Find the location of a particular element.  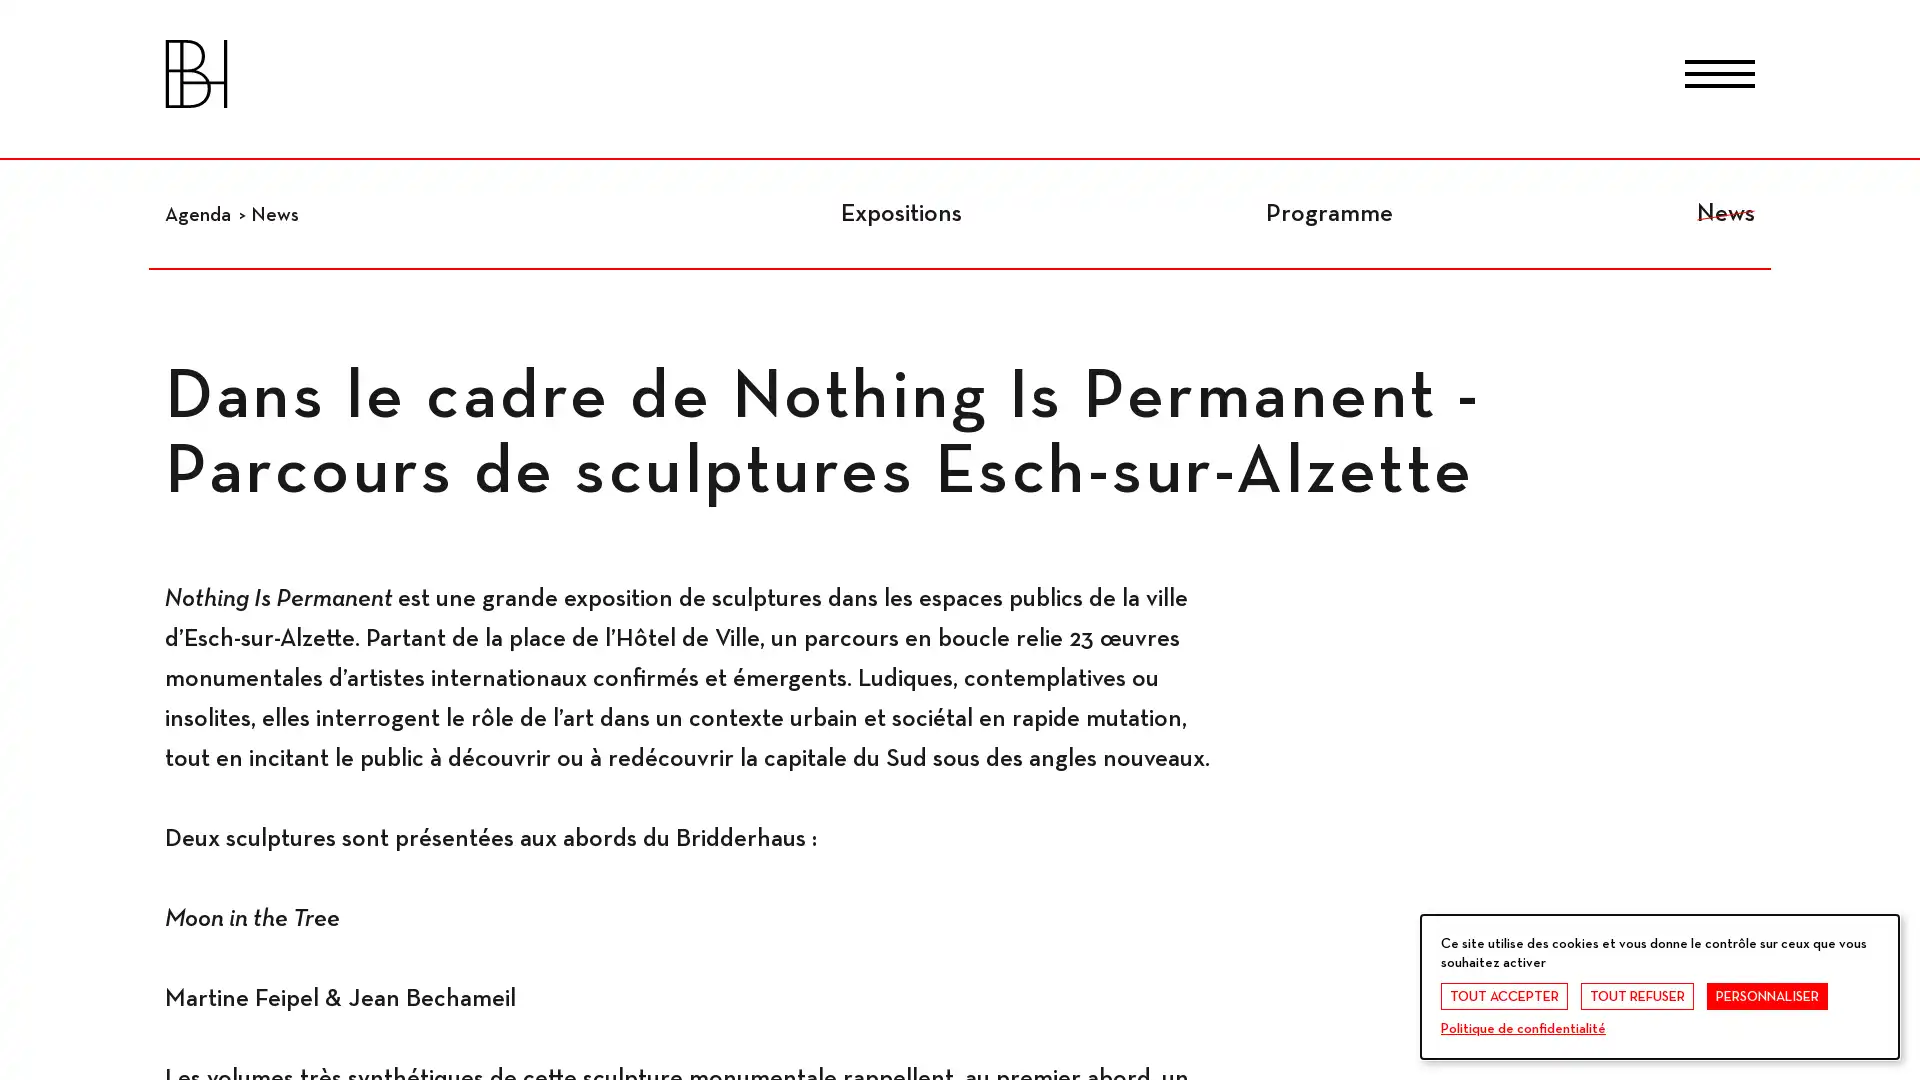

TOUT REFUSER is located at coordinates (1637, 996).